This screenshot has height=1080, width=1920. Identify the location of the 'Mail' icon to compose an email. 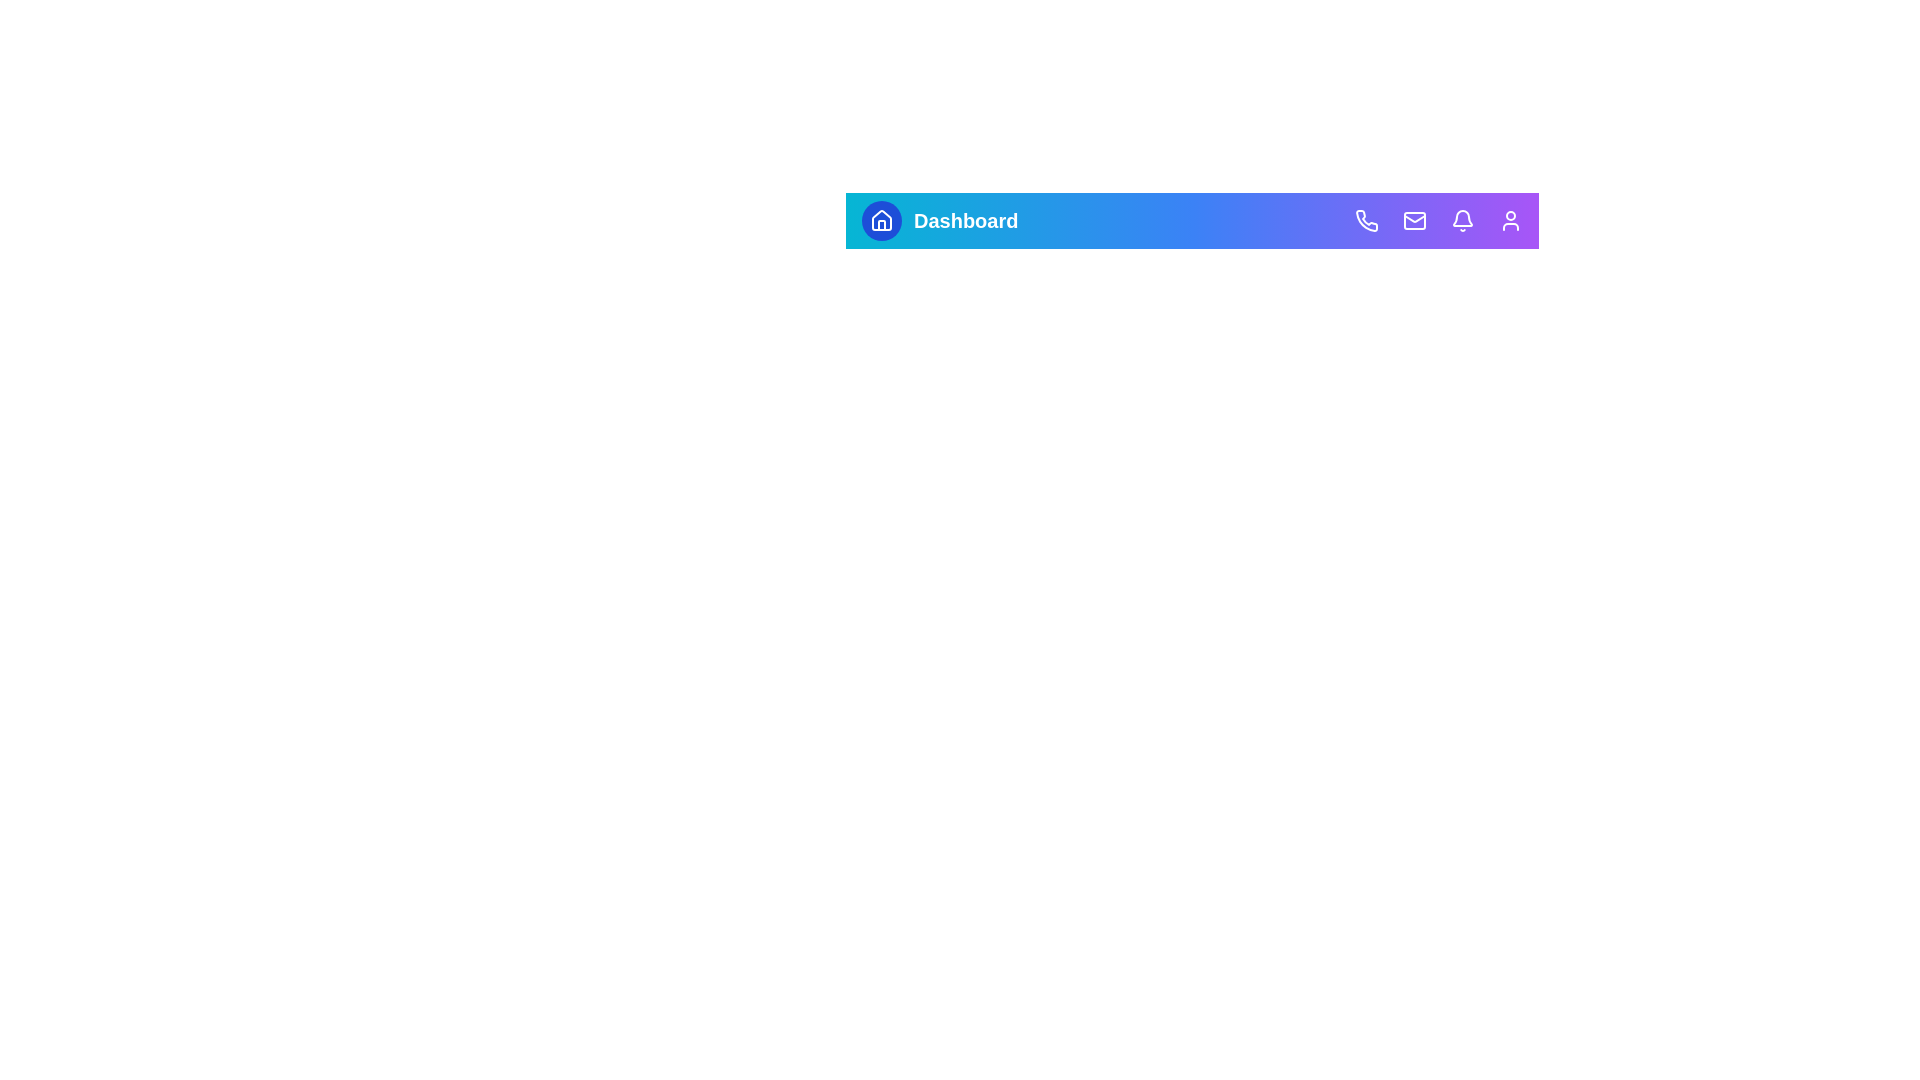
(1414, 220).